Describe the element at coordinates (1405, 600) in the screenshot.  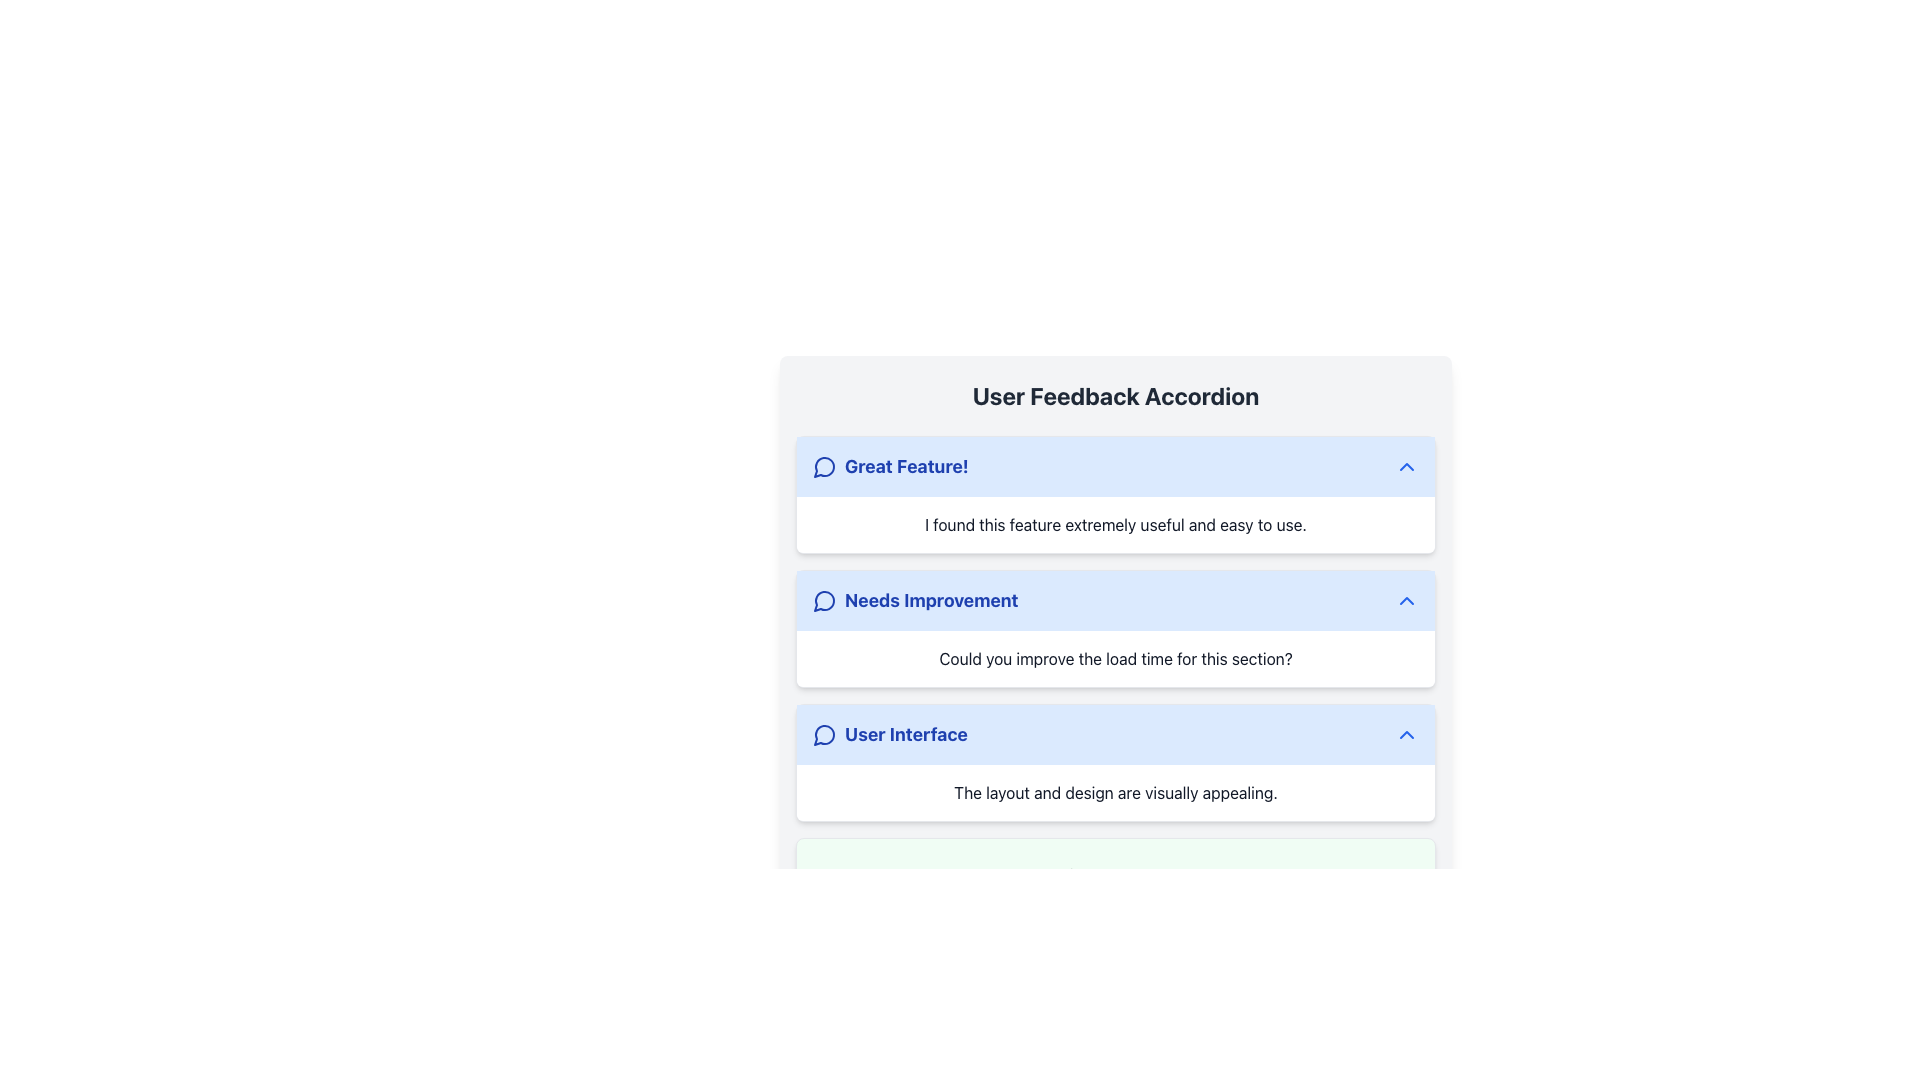
I see `the upward-pointing blue chevron icon located on the right side of the 'Needs Improvement' section header` at that location.